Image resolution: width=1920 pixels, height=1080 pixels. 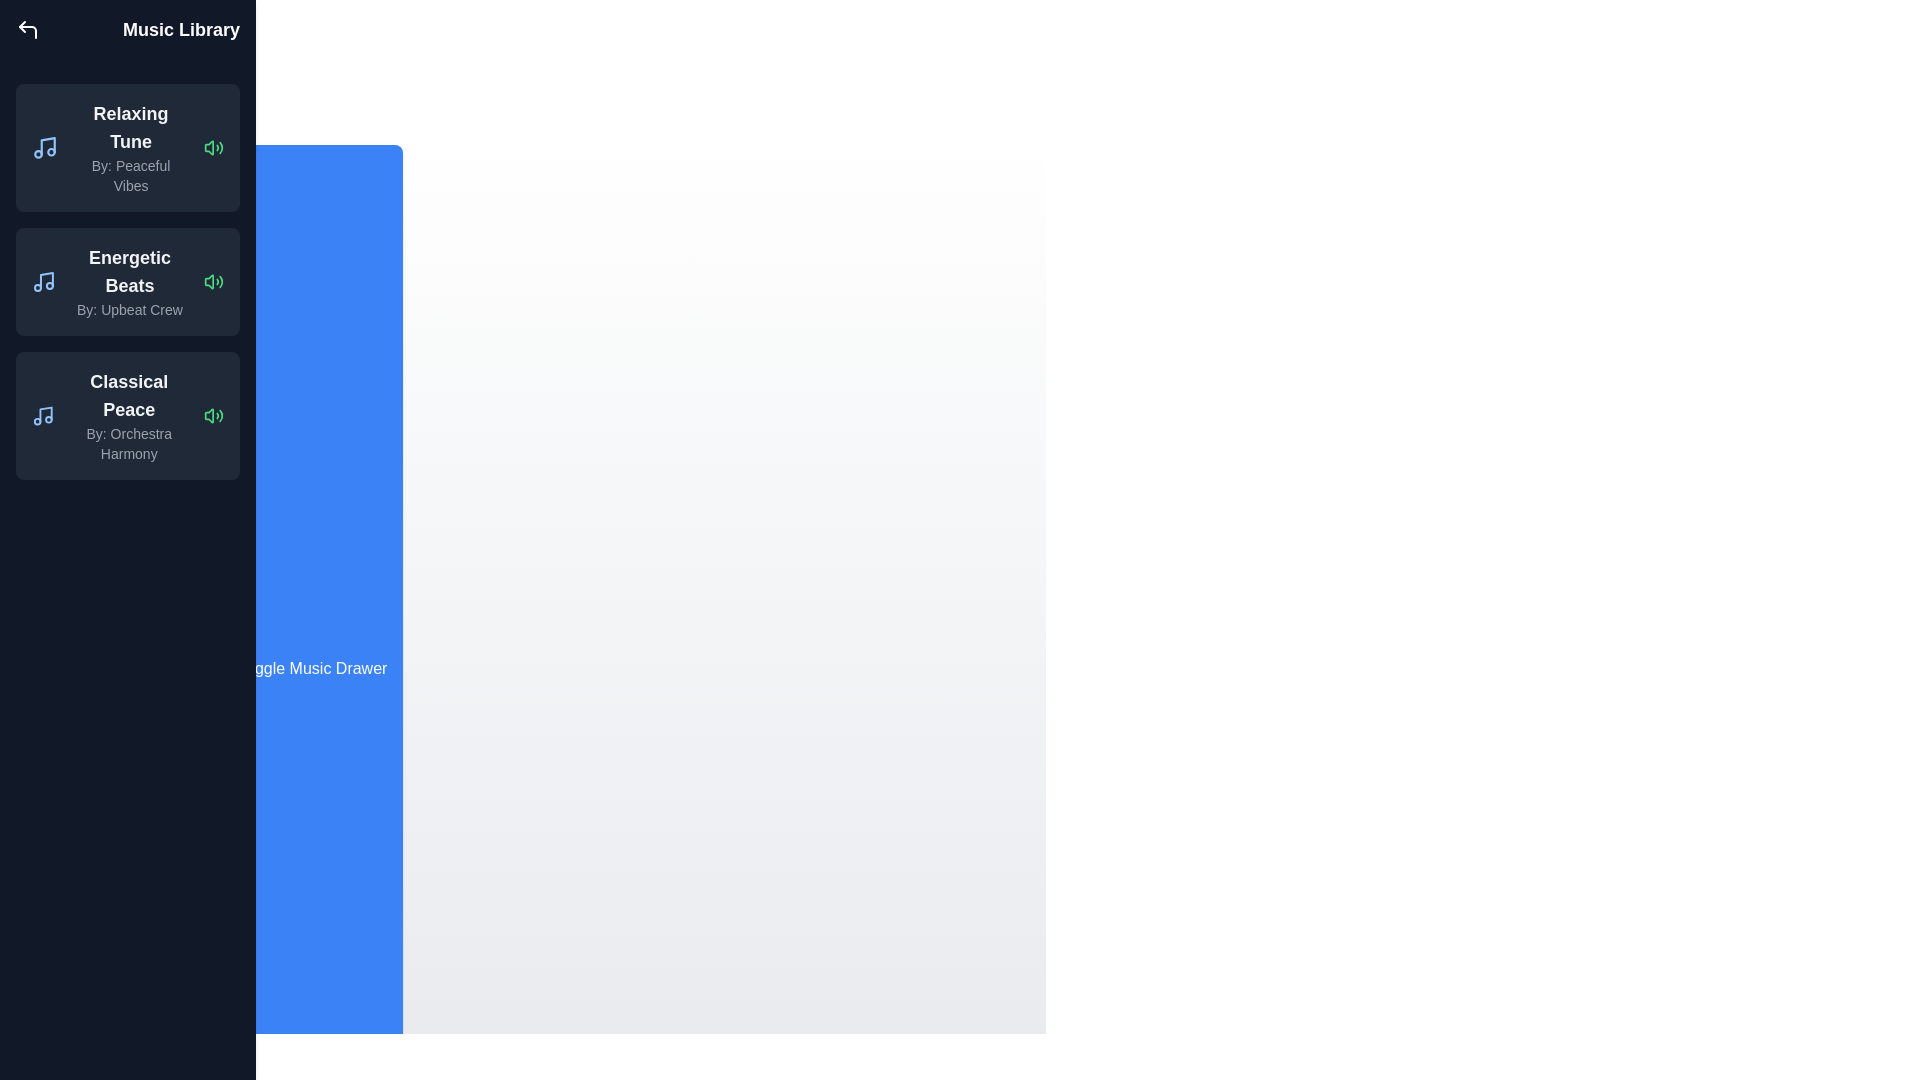 I want to click on the track Classical Peace from the list, so click(x=214, y=415).